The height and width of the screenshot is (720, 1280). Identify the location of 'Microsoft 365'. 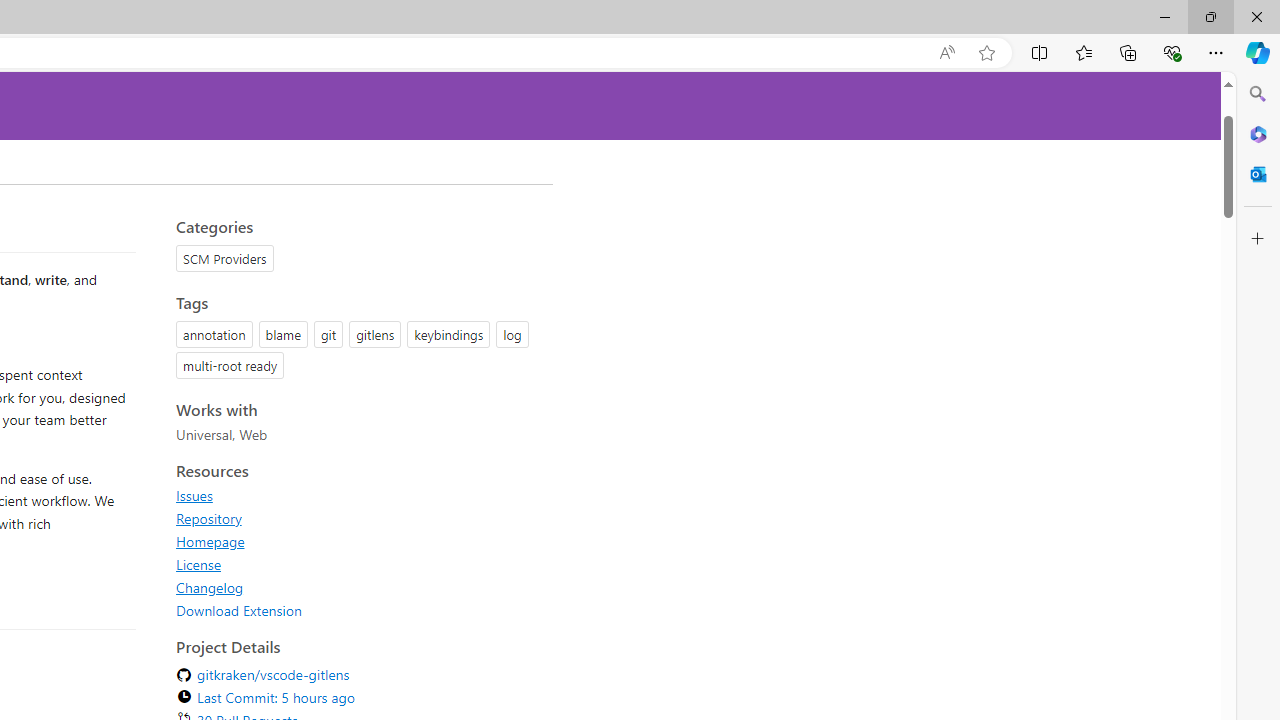
(1257, 133).